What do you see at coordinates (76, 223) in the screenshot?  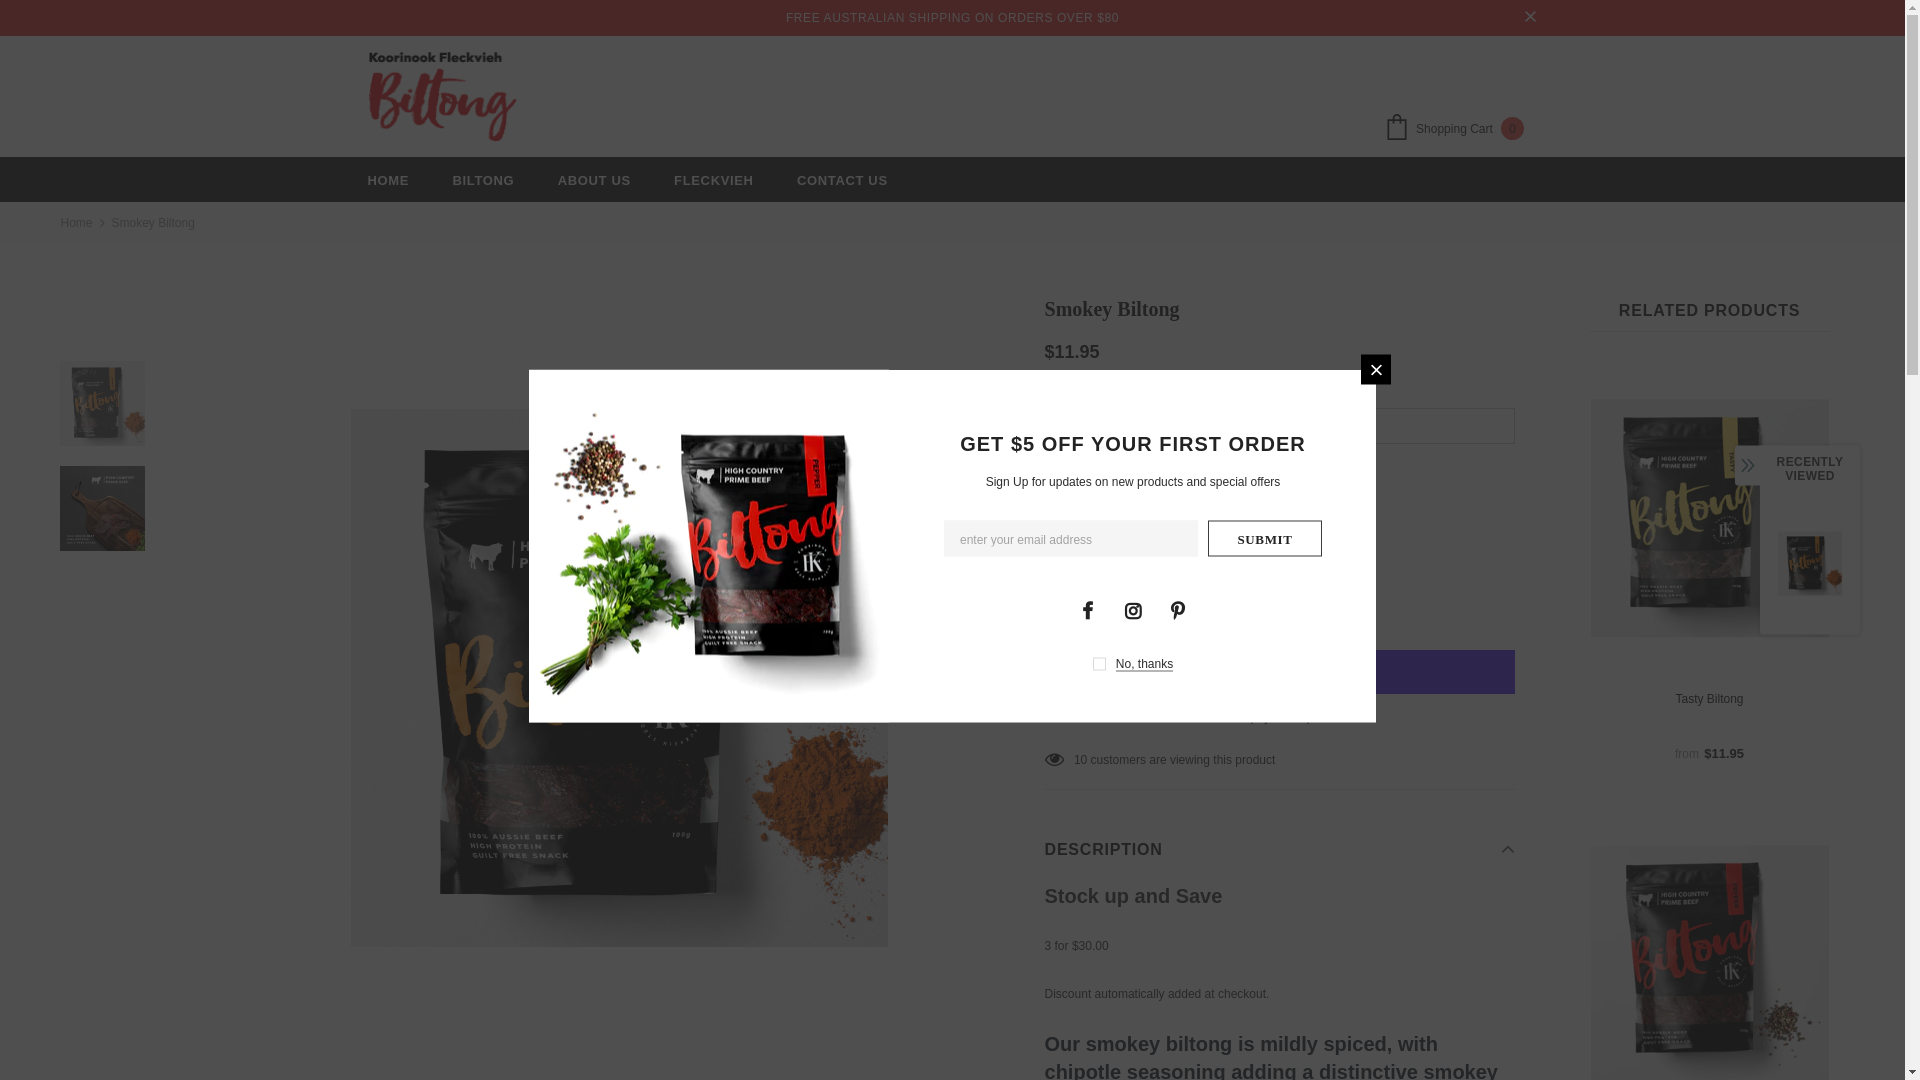 I see `'Home'` at bounding box center [76, 223].